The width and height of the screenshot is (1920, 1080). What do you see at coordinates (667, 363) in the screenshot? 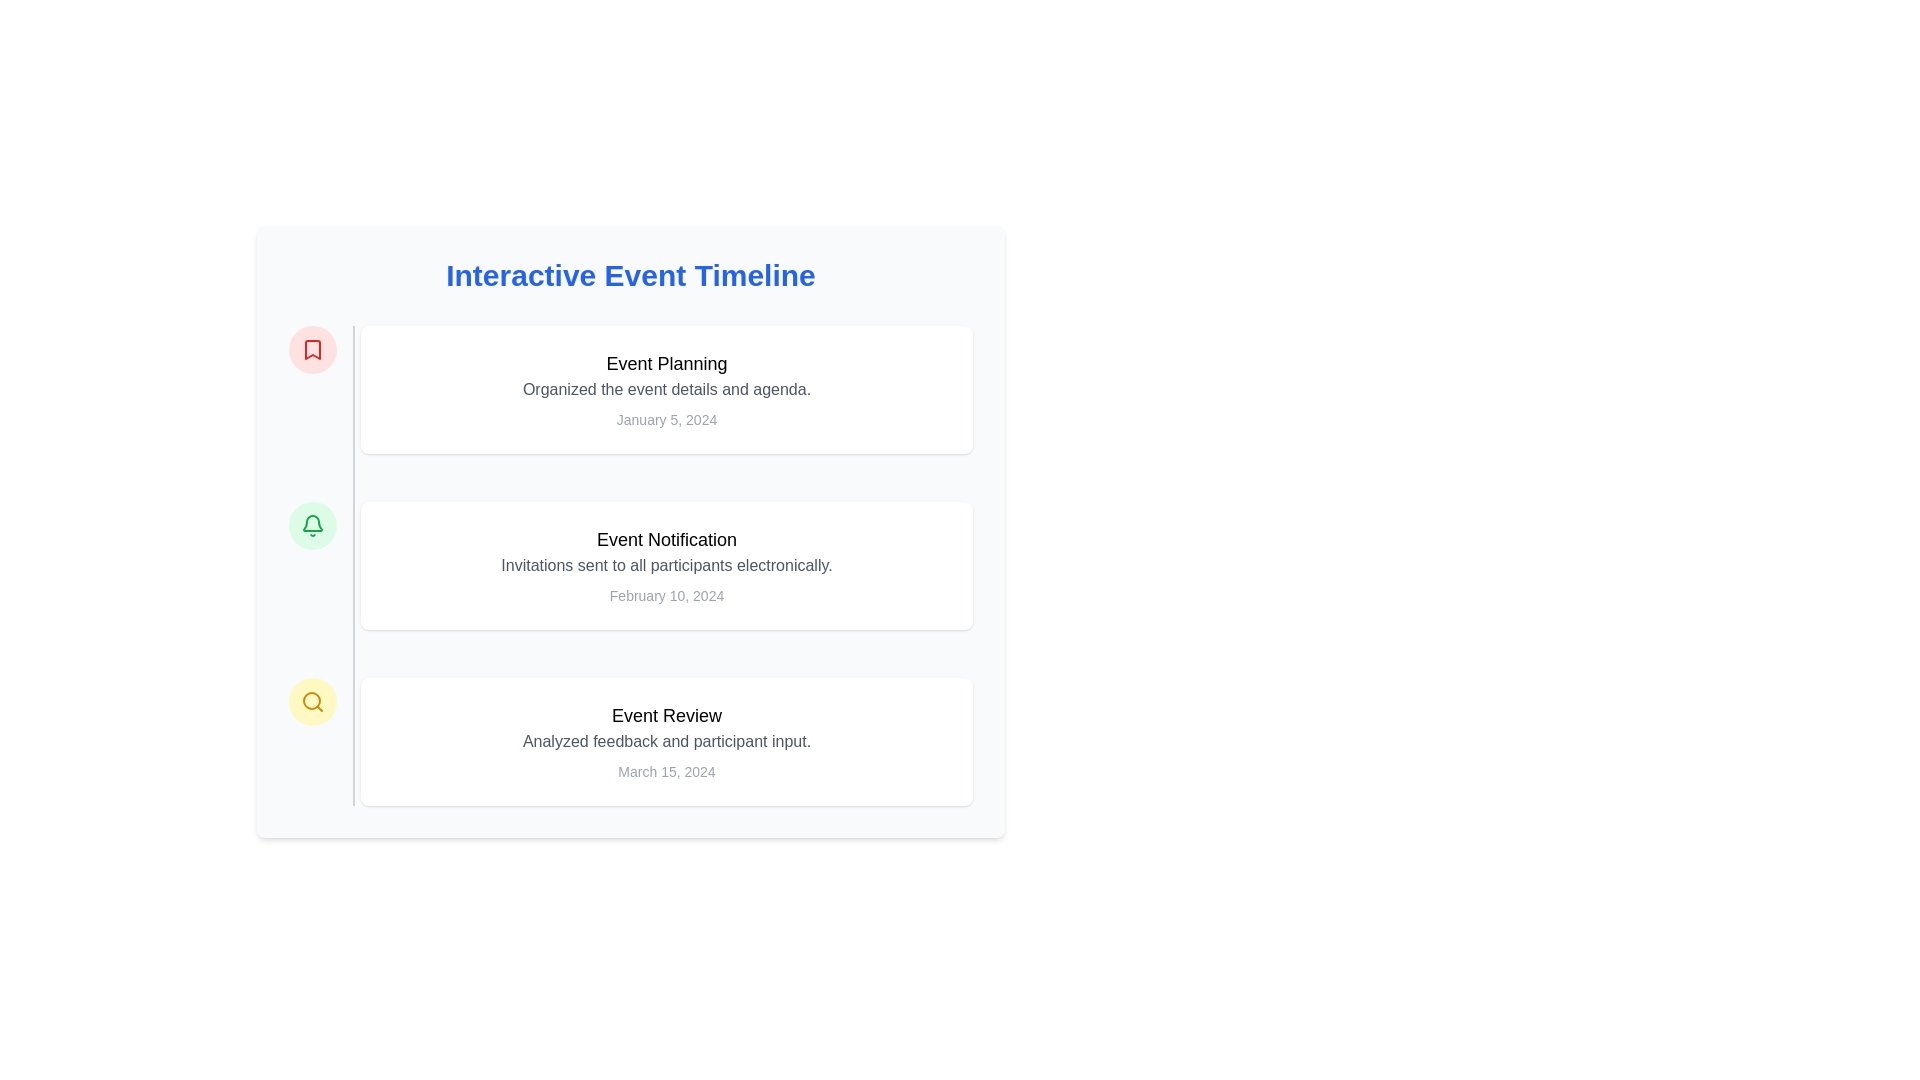
I see `the title text label of the first event card in the timeline interface, which provides a quick reference to the event's main topic` at bounding box center [667, 363].